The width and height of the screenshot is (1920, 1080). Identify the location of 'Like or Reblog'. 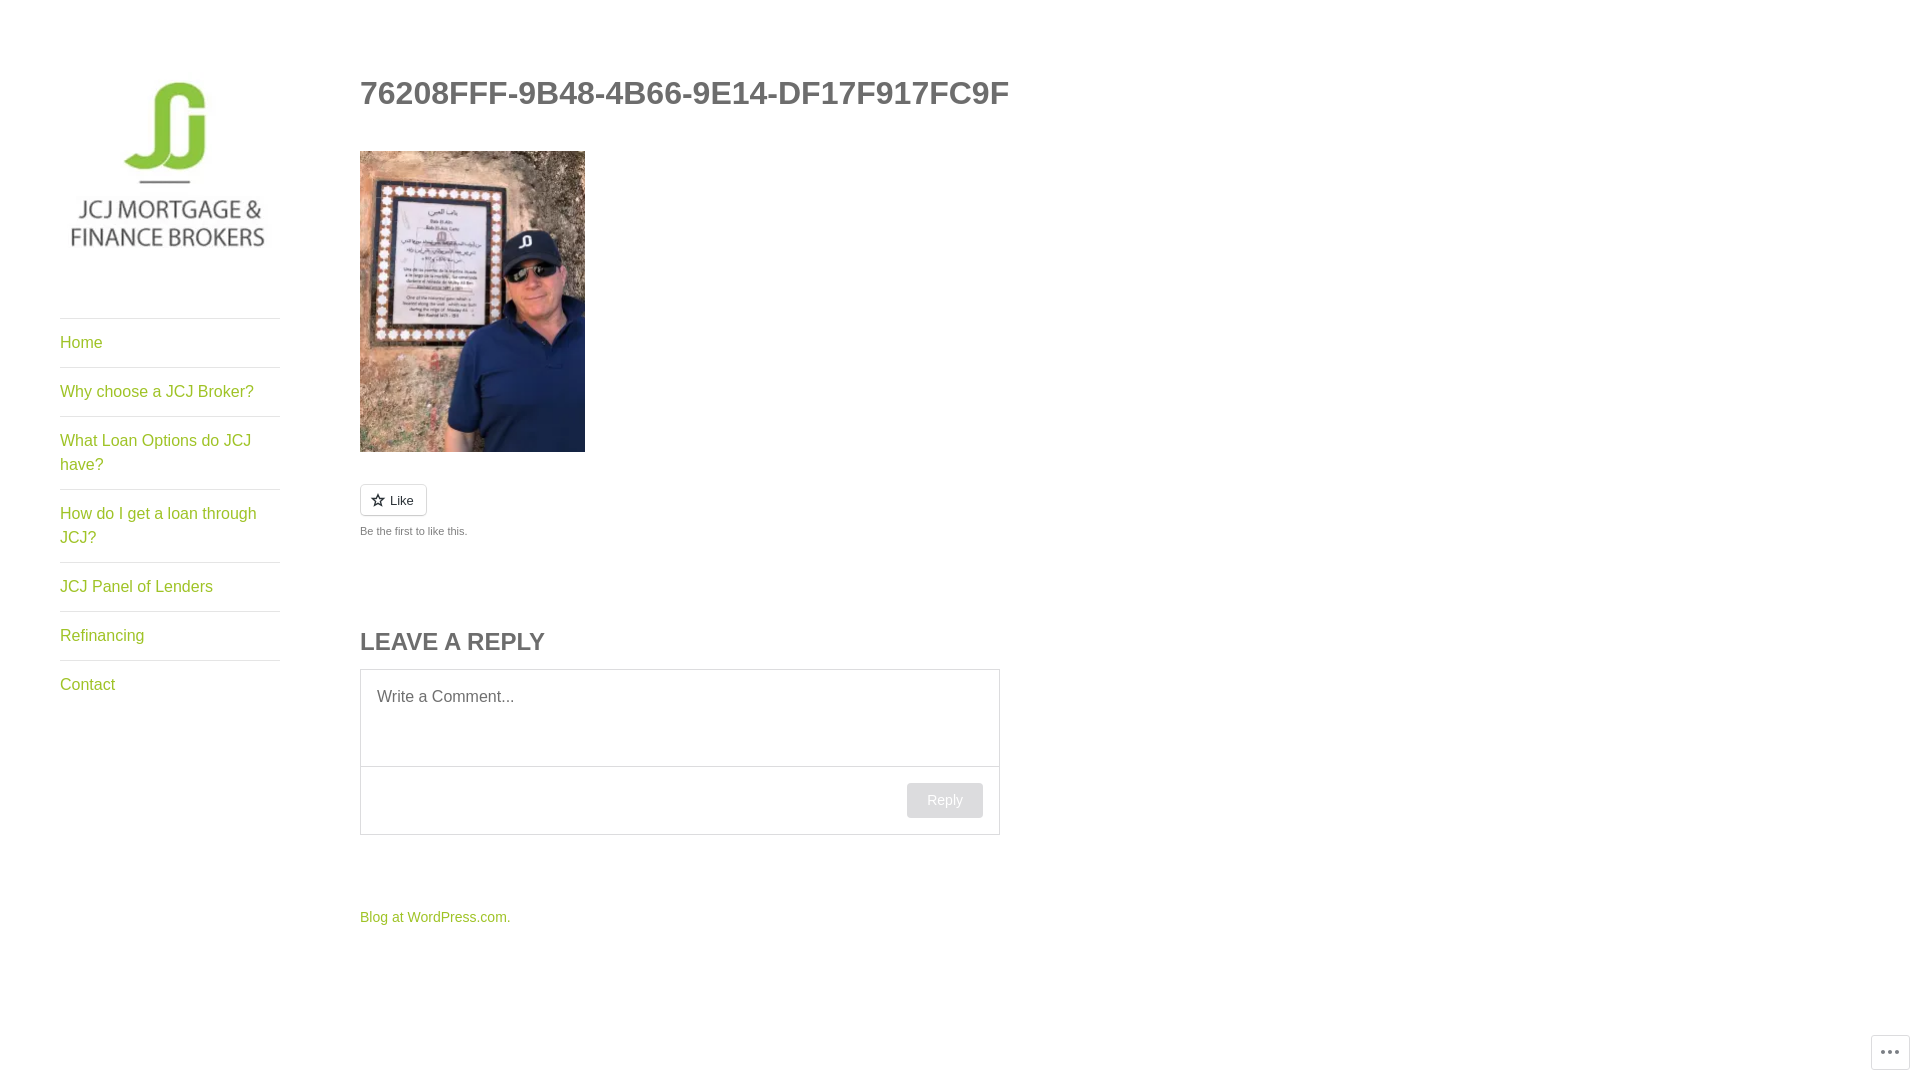
(800, 510).